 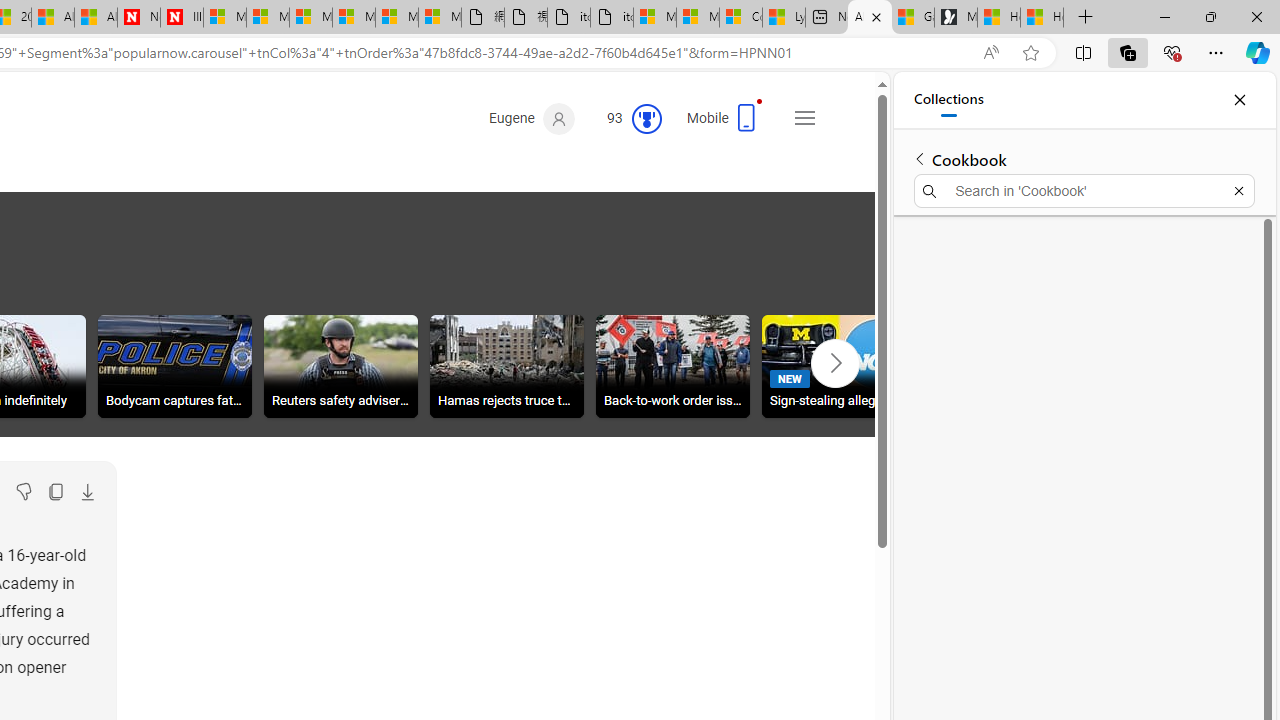 I want to click on 'Search in ', so click(x=1083, y=191).